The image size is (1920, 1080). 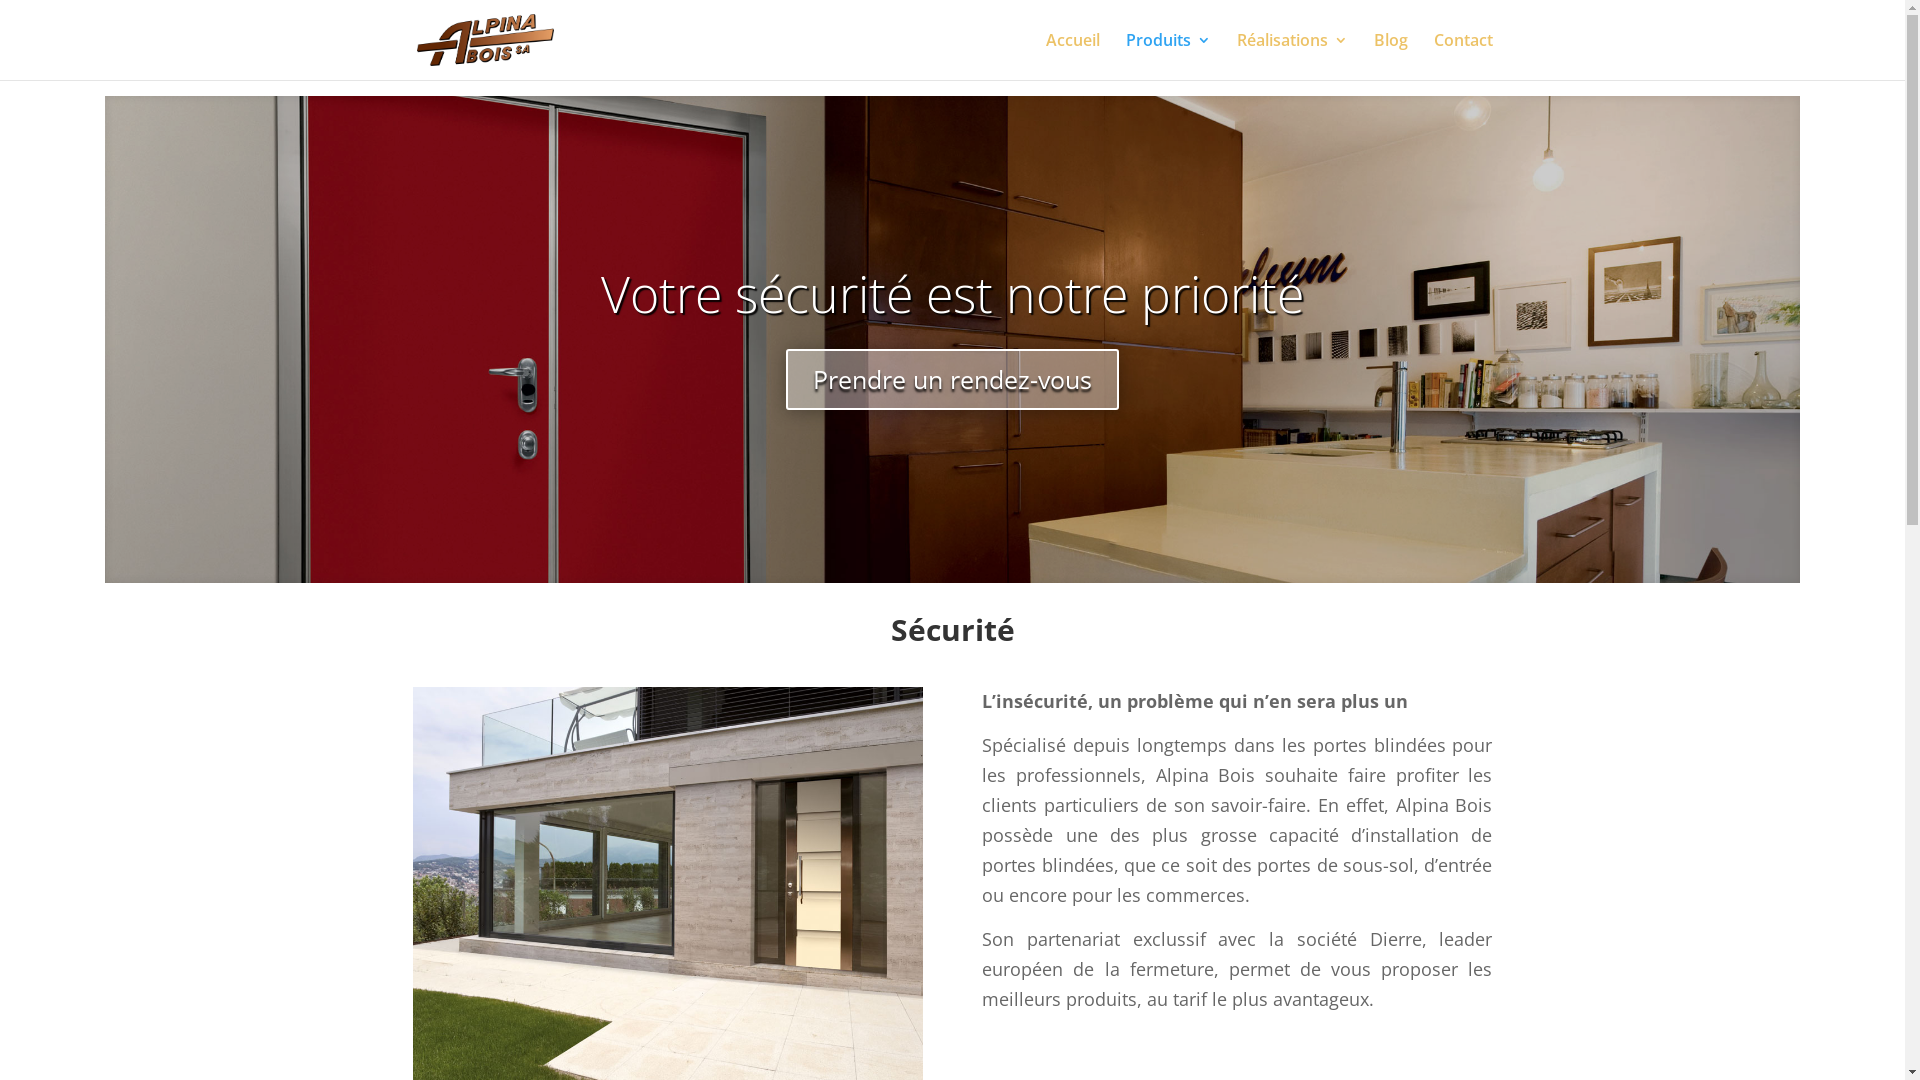 What do you see at coordinates (951, 380) in the screenshot?
I see `'Prendre un rendez-vous'` at bounding box center [951, 380].